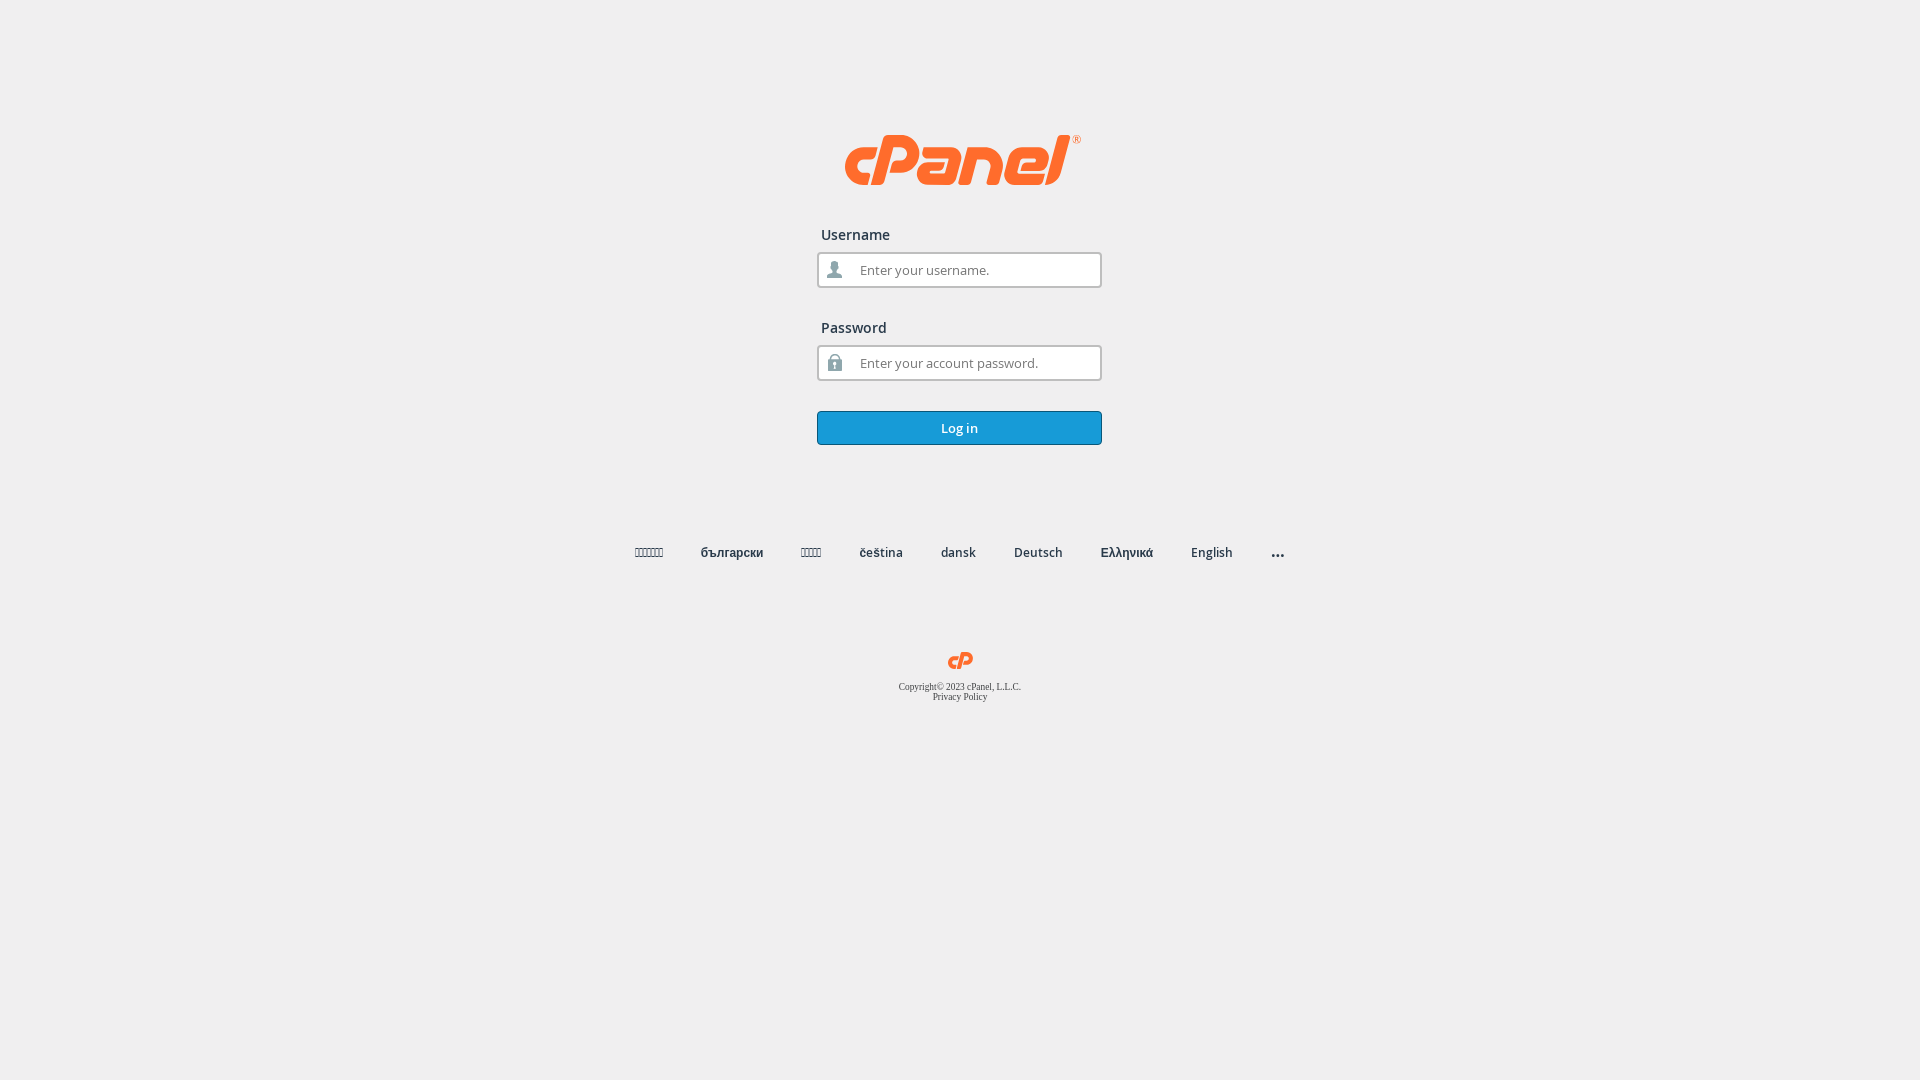 The image size is (1920, 1080). What do you see at coordinates (1038, 552) in the screenshot?
I see `'Deutsch'` at bounding box center [1038, 552].